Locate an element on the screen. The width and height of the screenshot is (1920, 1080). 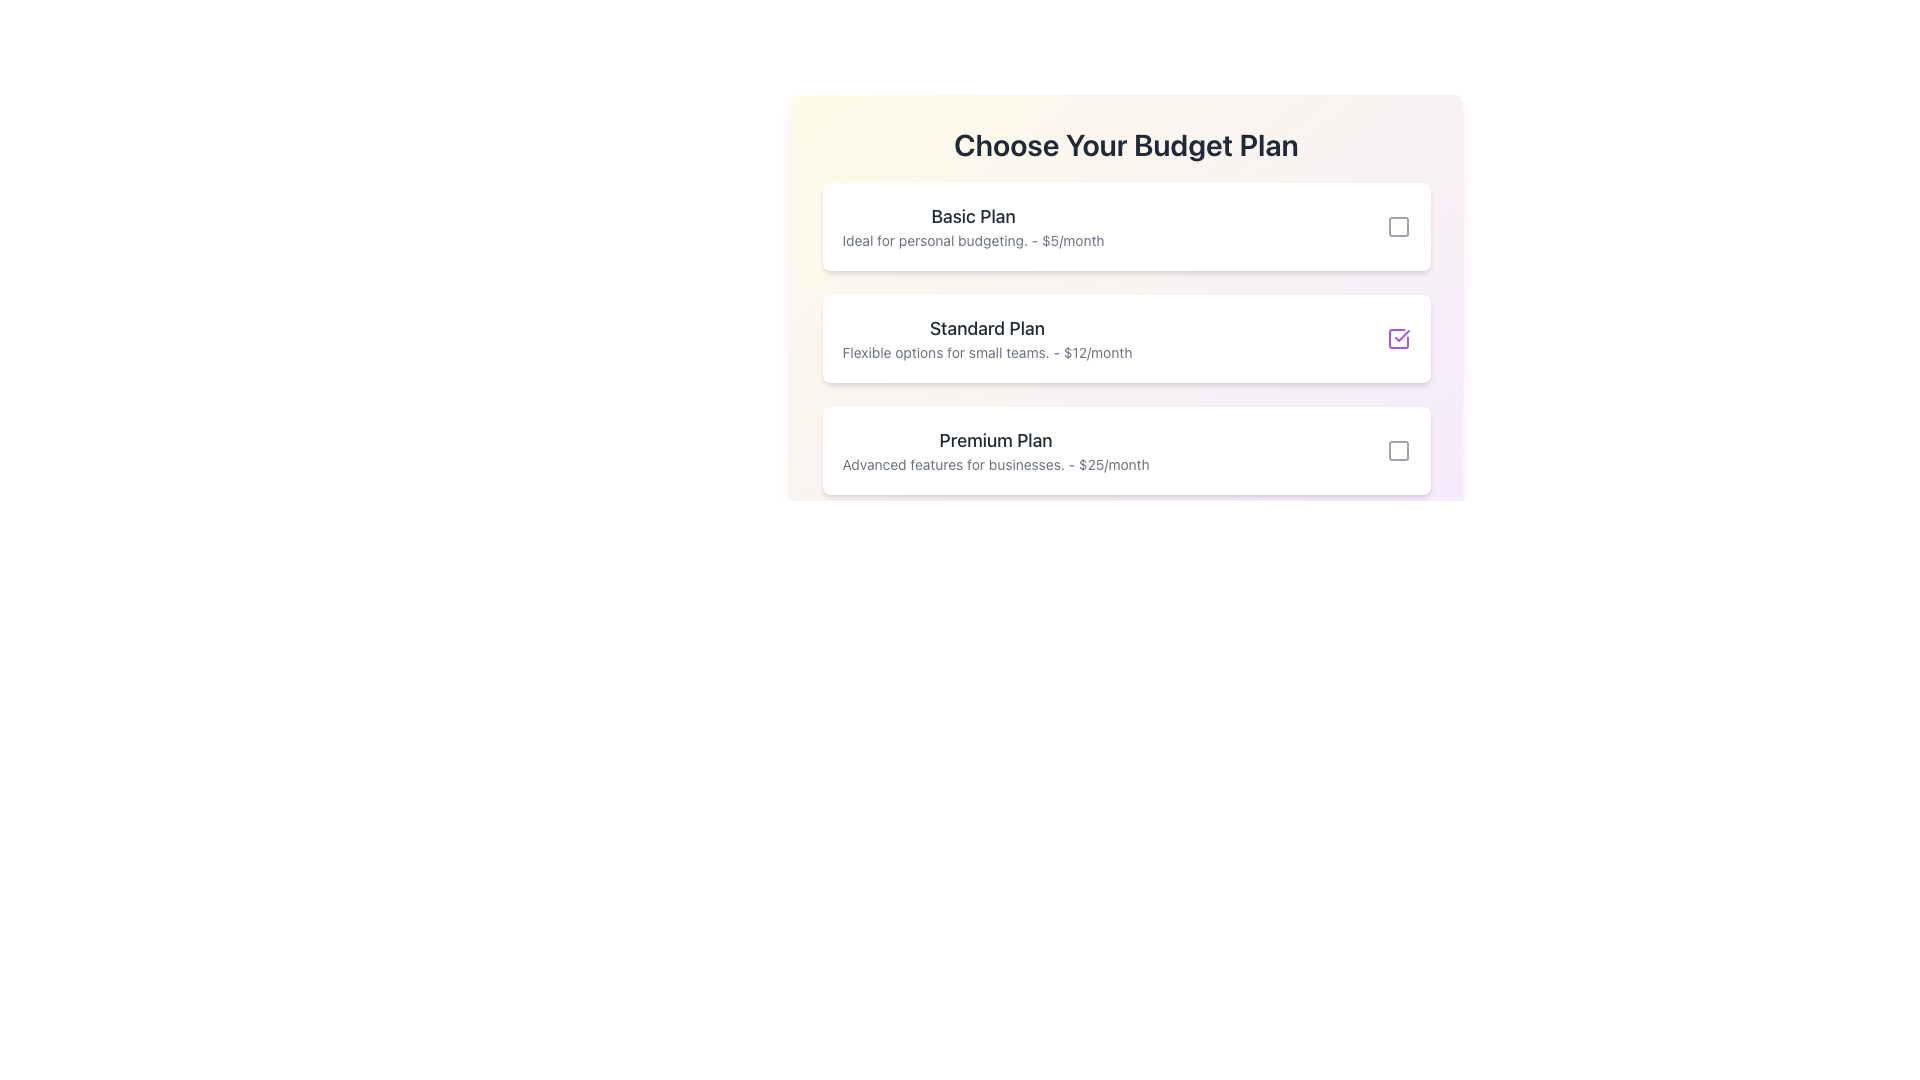
the 'Premium Plan' text label, which provides information about the subscription option, located centrally in the third card below the 'Basic Plan' and 'Standard Plan' is located at coordinates (996, 451).